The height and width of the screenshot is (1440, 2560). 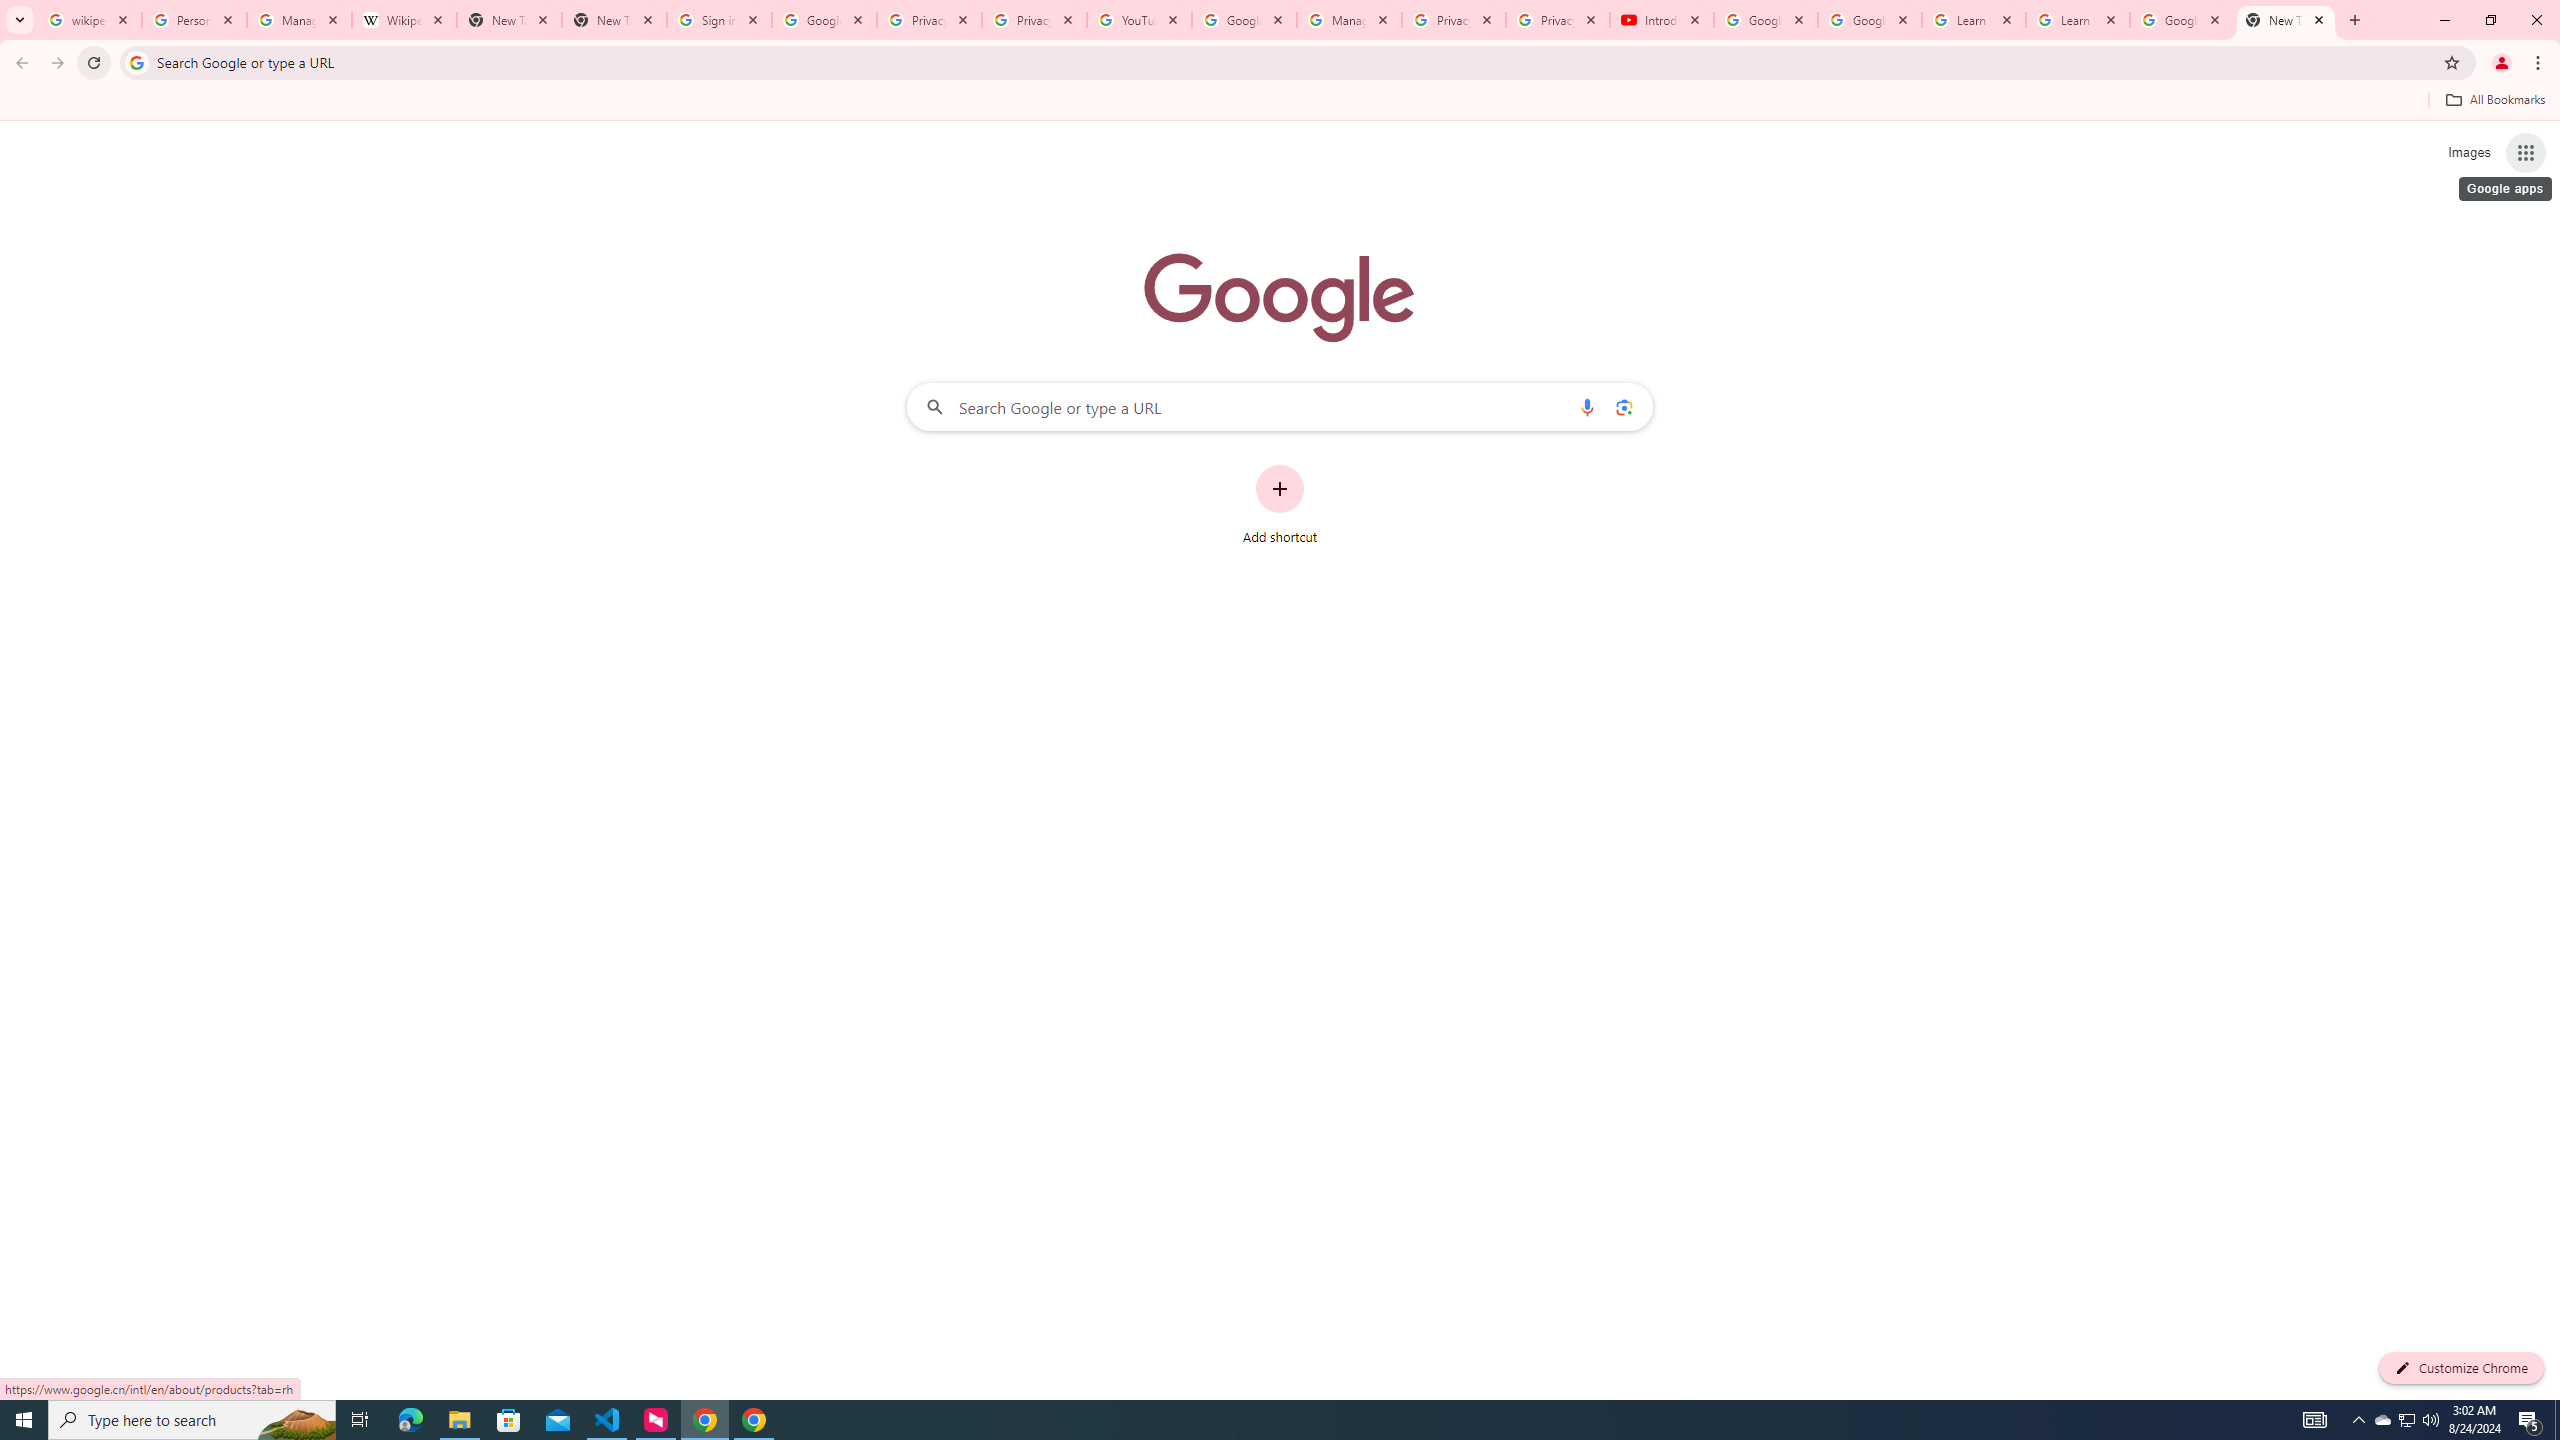 I want to click on 'Search icon', so click(x=135, y=61).